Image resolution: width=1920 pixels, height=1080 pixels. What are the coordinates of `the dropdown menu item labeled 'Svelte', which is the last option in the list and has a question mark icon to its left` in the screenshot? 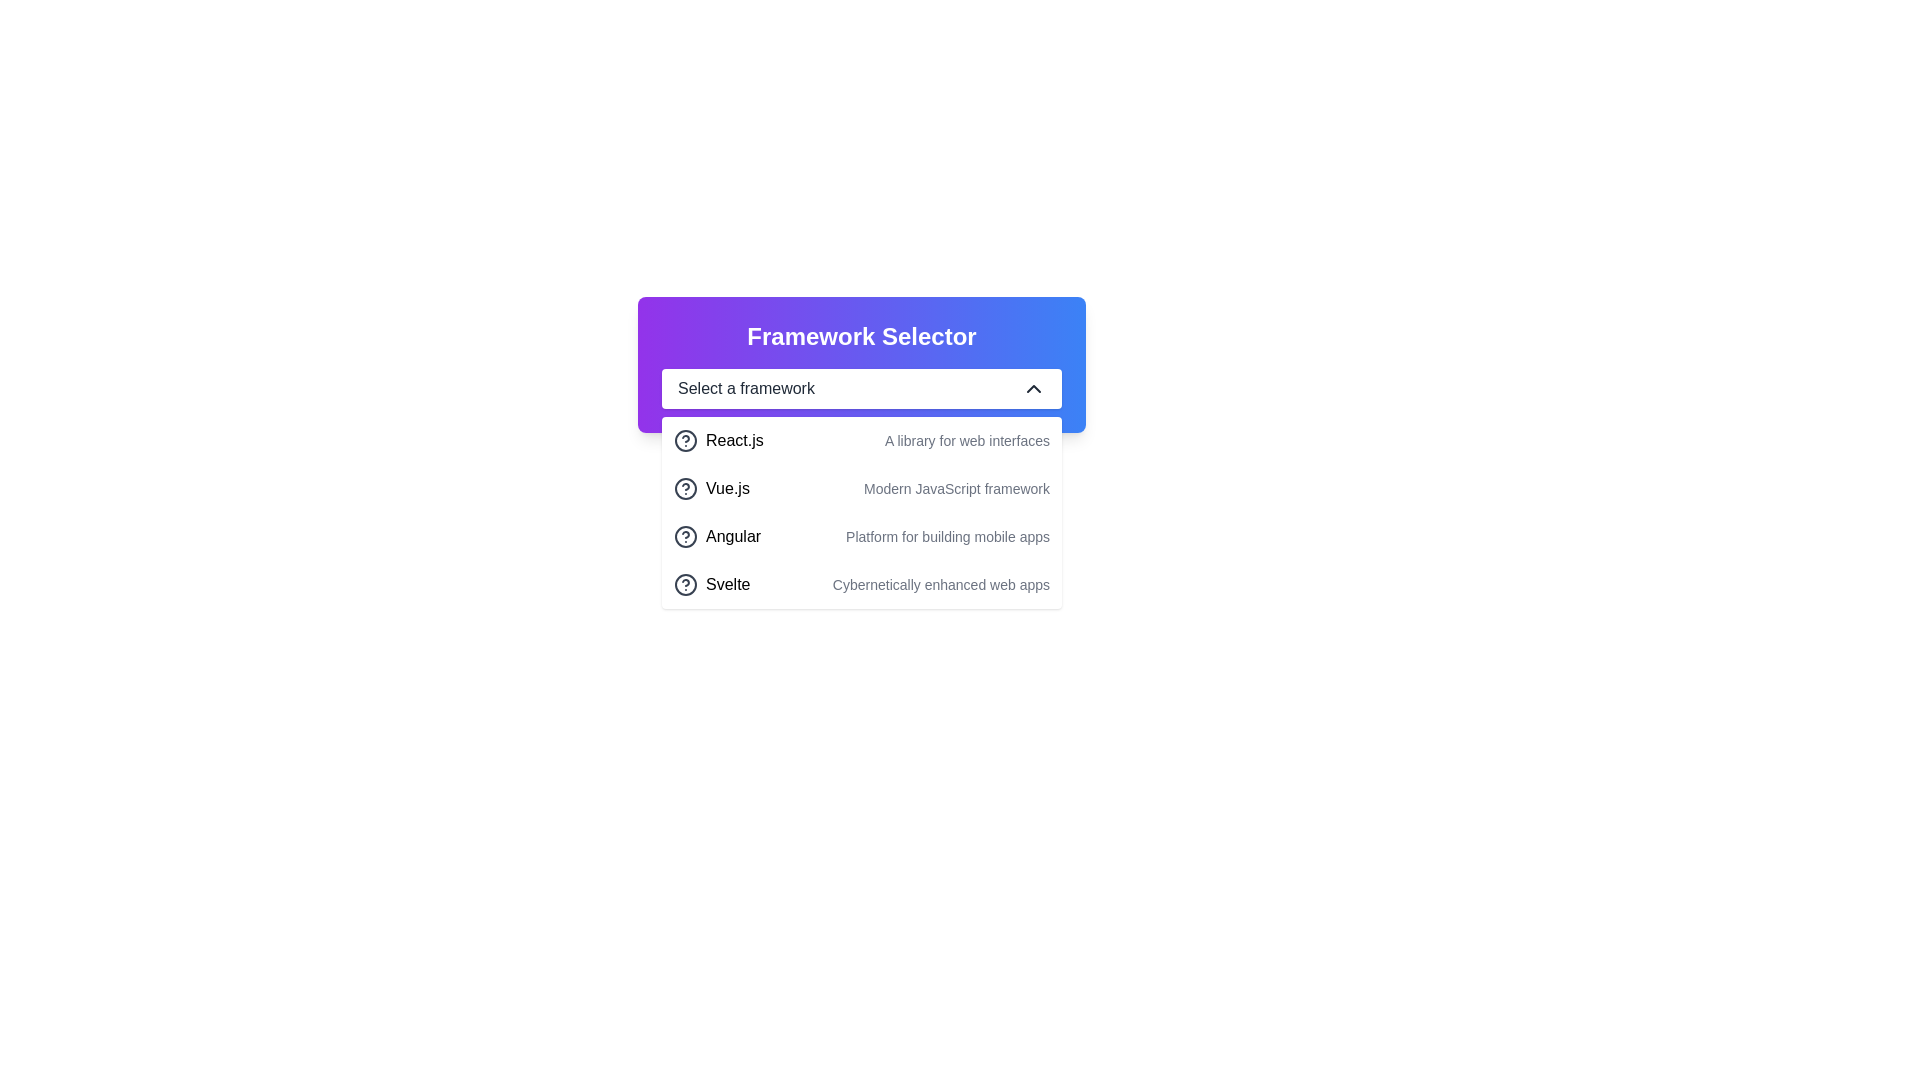 It's located at (862, 585).